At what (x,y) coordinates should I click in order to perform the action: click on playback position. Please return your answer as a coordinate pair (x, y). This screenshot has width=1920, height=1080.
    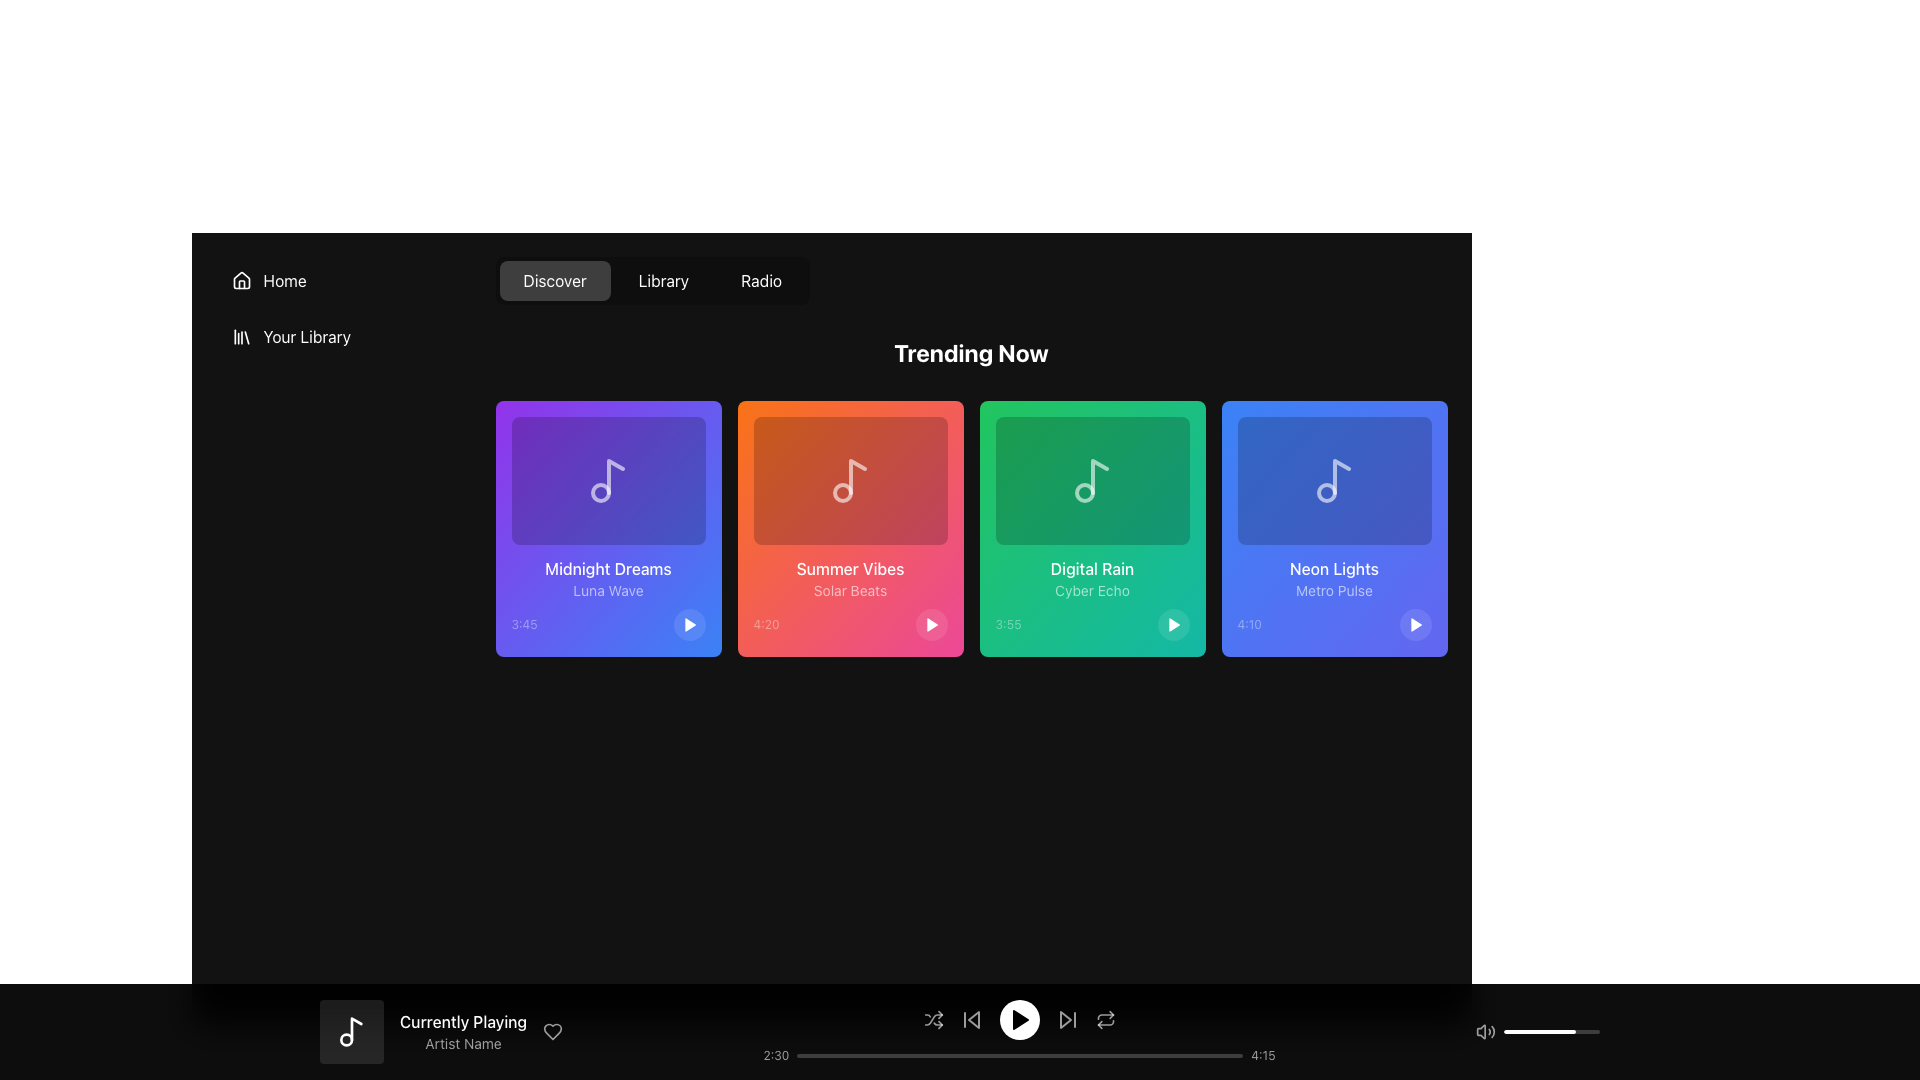
    Looking at the image, I should click on (1145, 1055).